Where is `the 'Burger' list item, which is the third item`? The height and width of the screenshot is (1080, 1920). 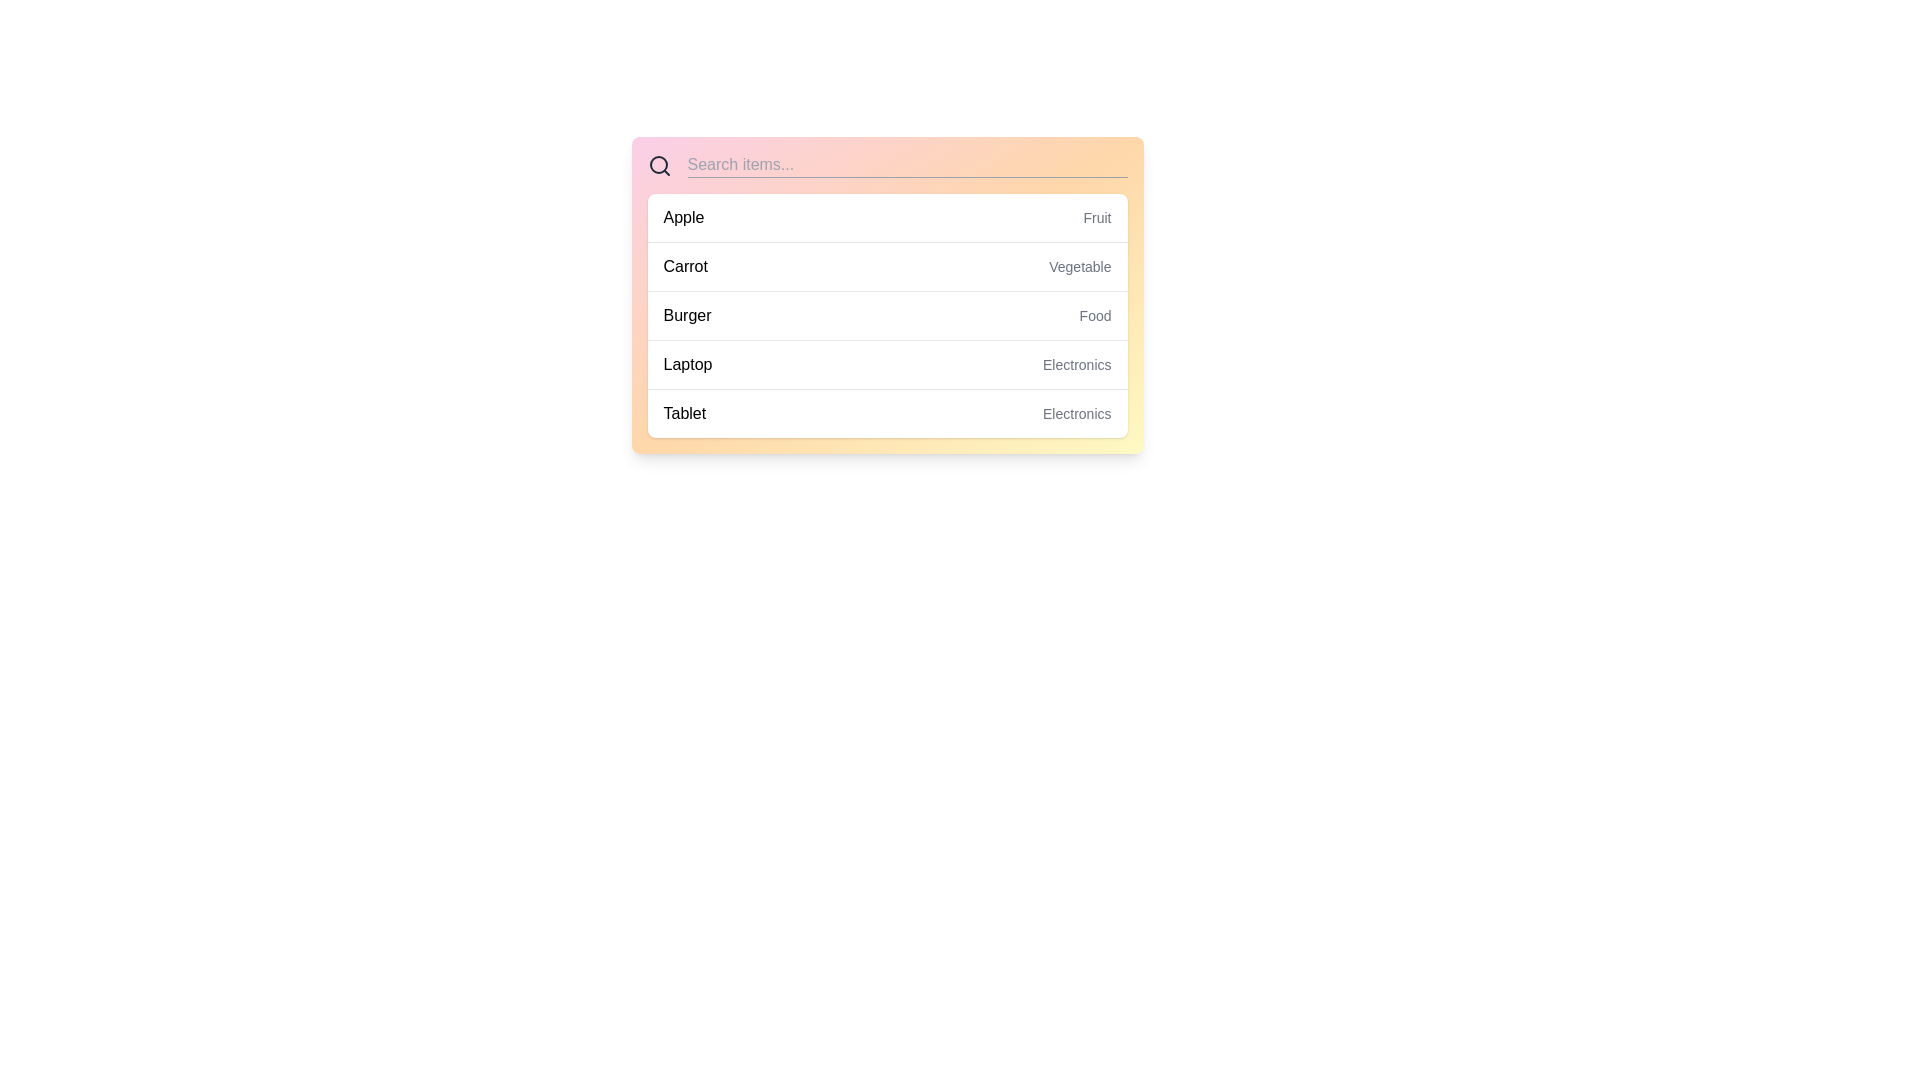
the 'Burger' list item, which is the third item is located at coordinates (886, 295).